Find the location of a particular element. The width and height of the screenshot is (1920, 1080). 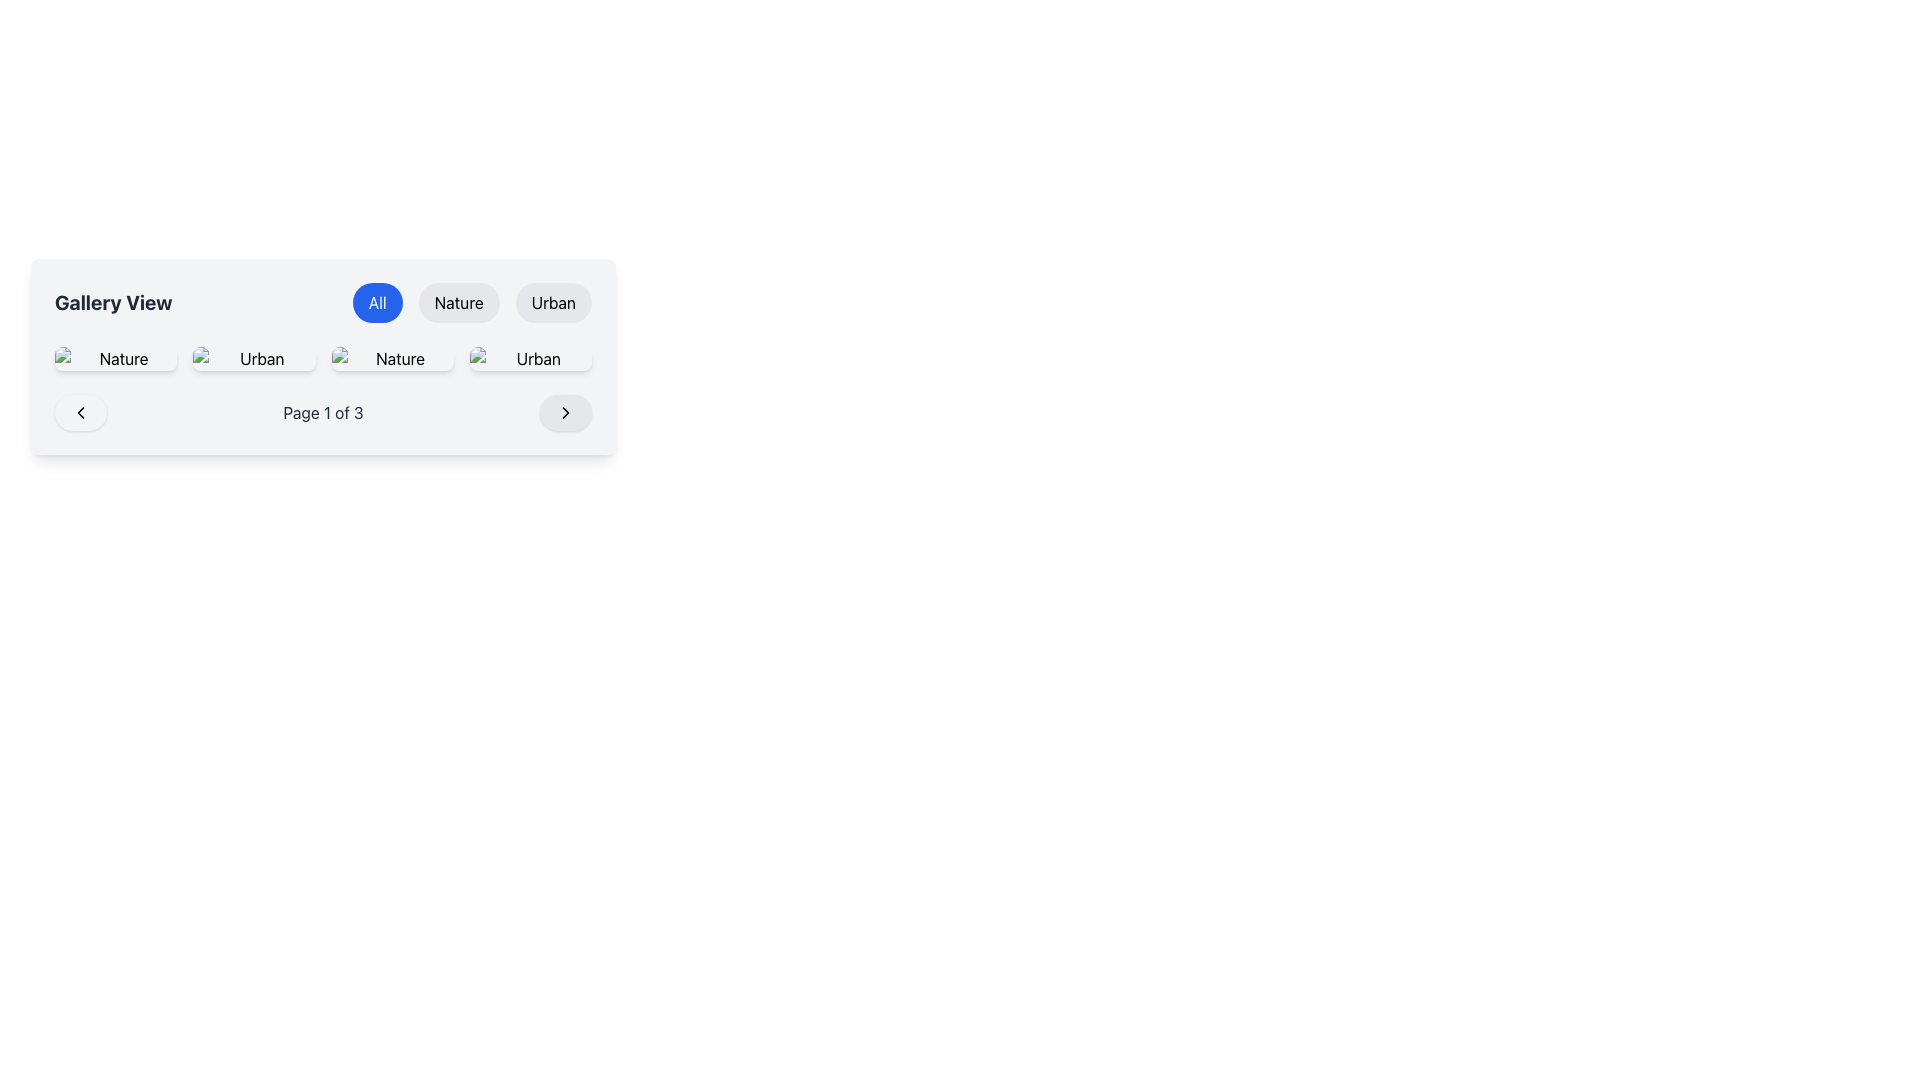

the circular button with a light gray background and a black left-facing chevron icon, located to the left of the 'Page 1 of 3' text is located at coordinates (80, 411).